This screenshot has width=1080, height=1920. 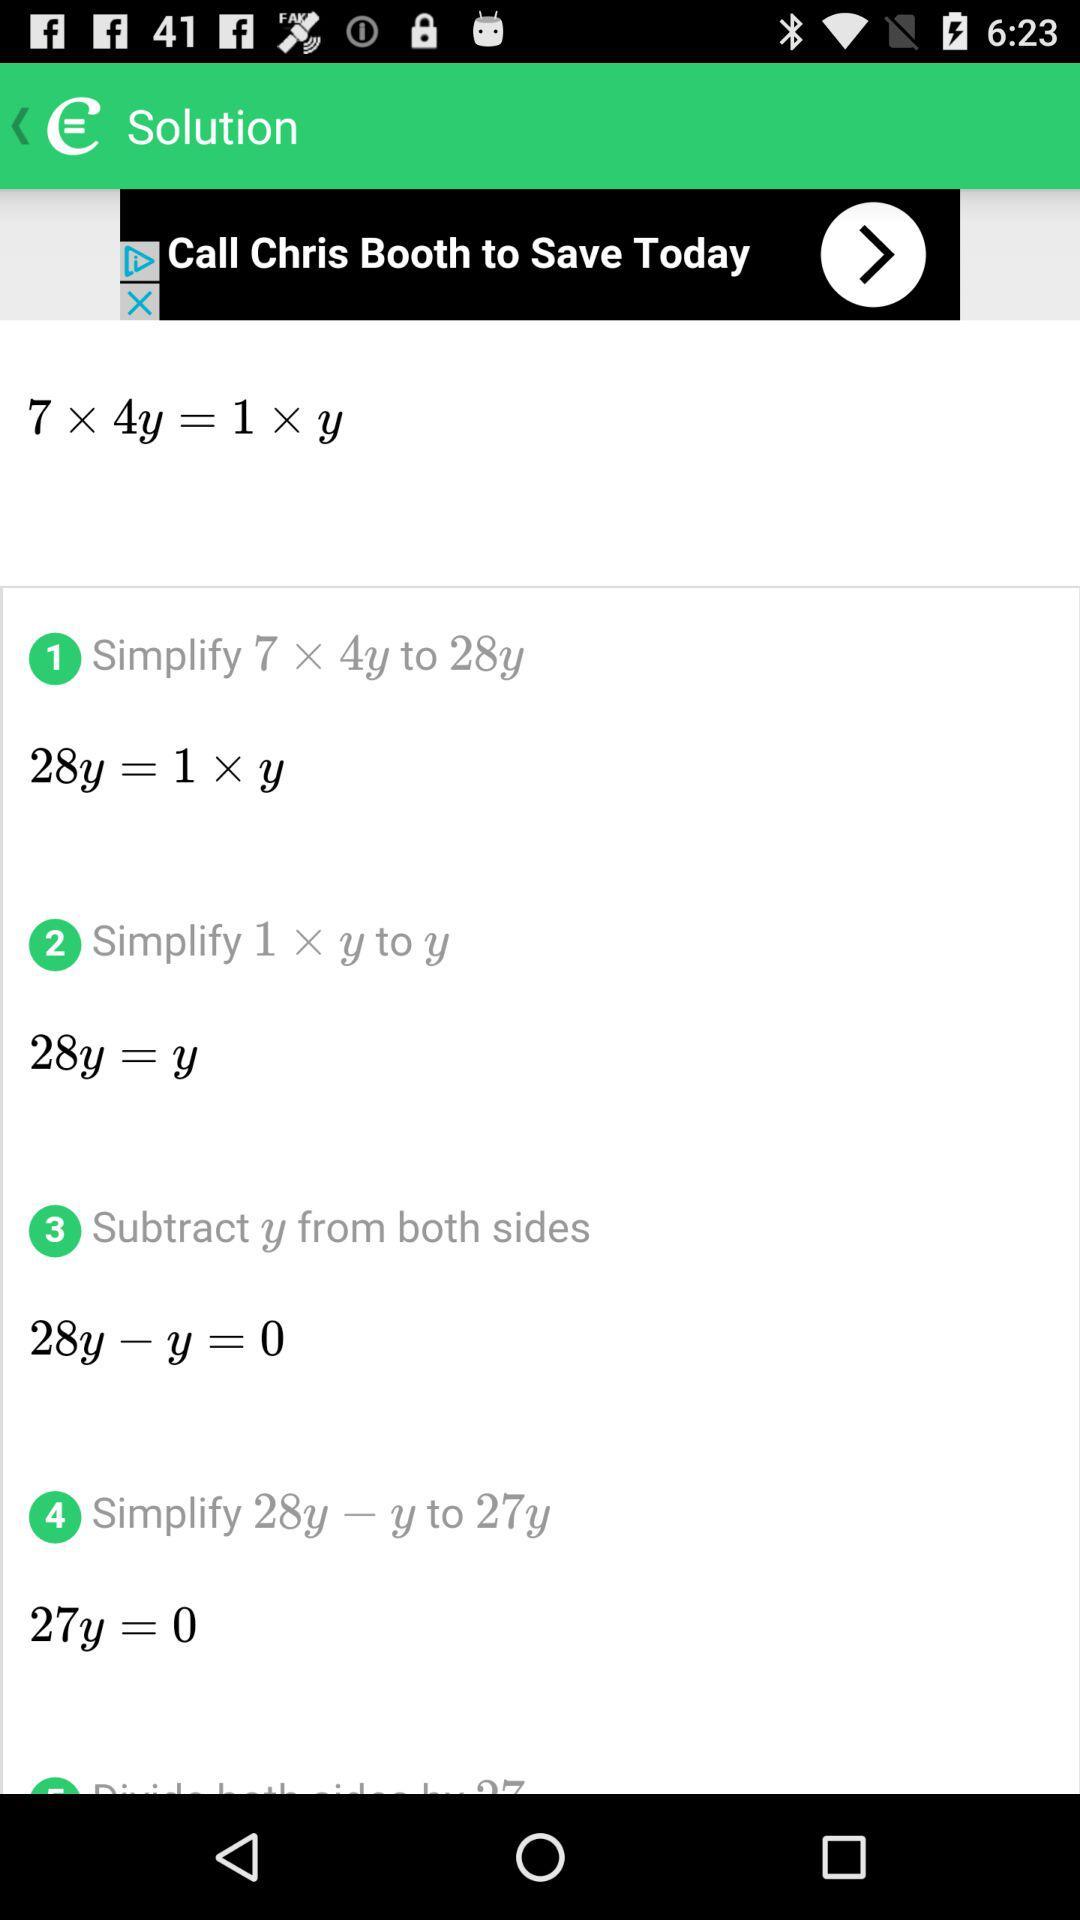 What do you see at coordinates (540, 1056) in the screenshot?
I see `show solution steps` at bounding box center [540, 1056].